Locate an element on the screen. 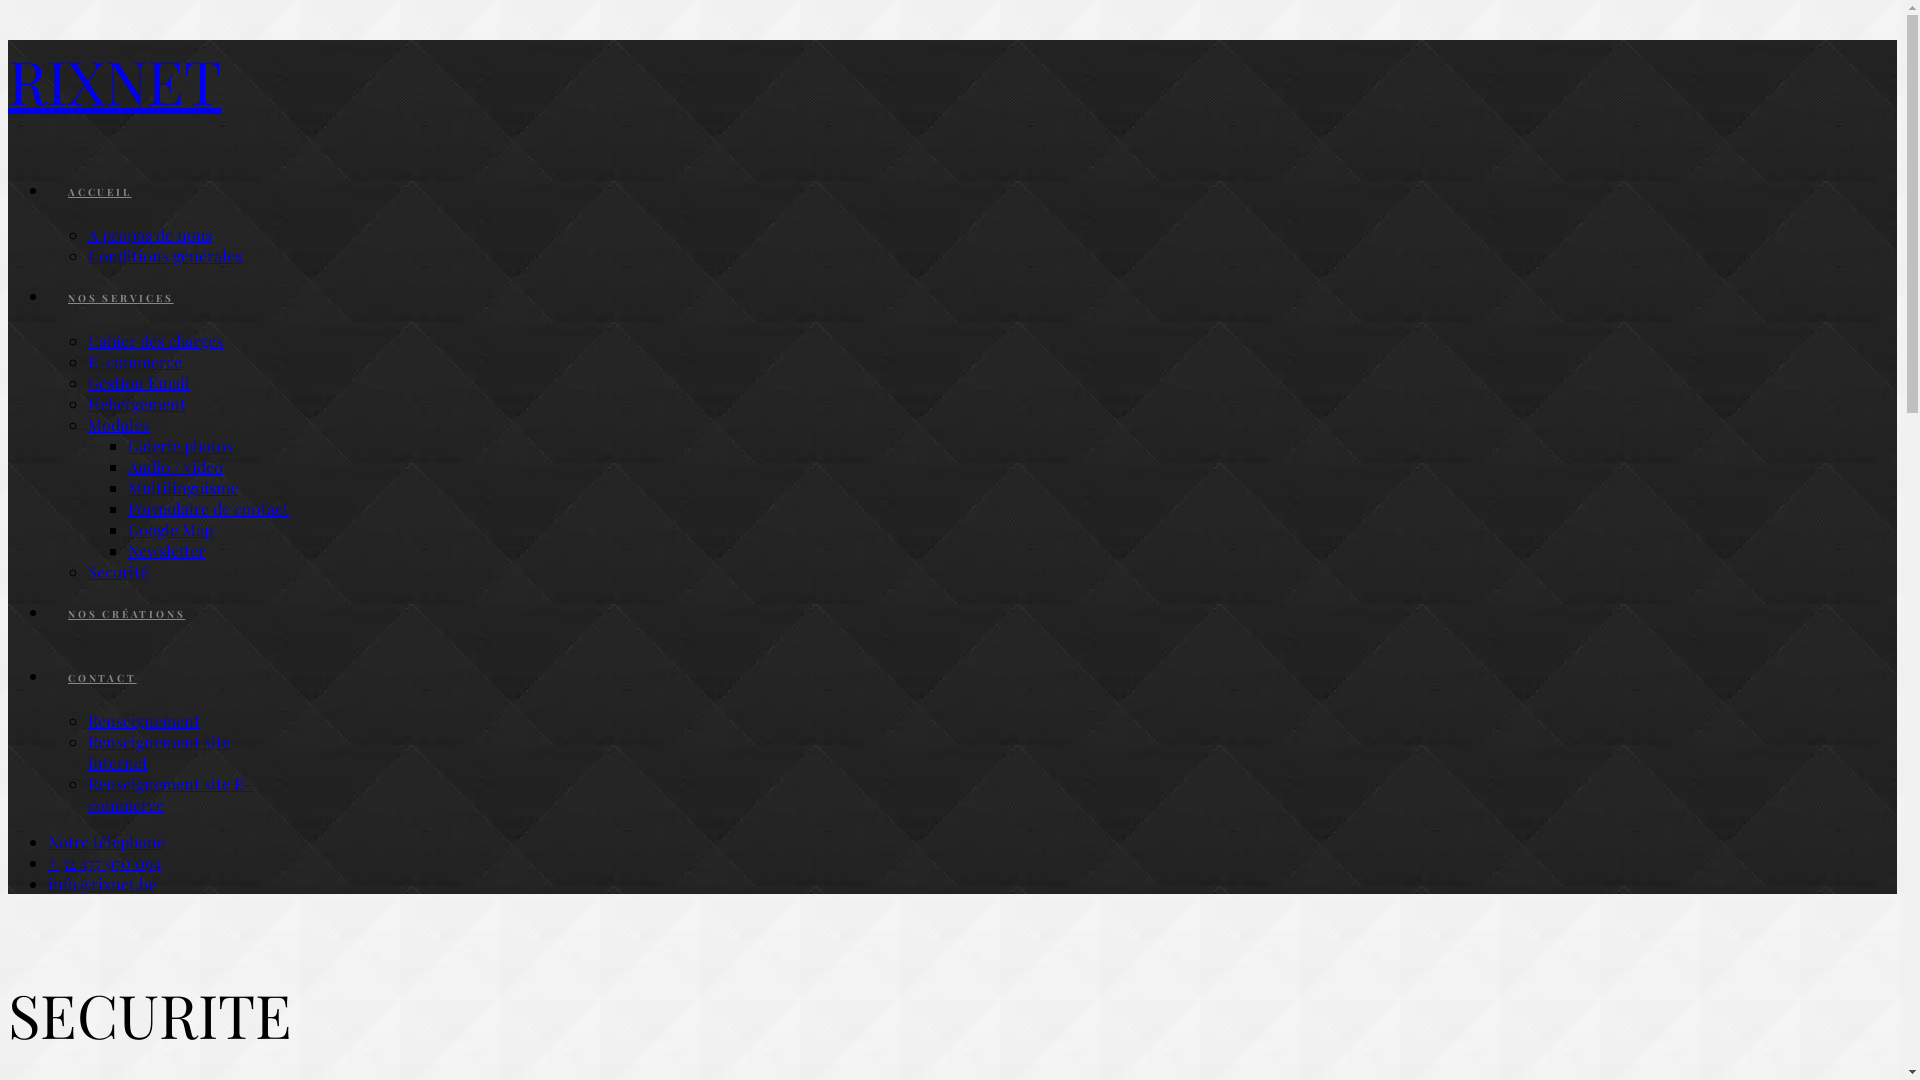 This screenshot has width=1920, height=1080. 'info@rixnet.be' is located at coordinates (100, 882).